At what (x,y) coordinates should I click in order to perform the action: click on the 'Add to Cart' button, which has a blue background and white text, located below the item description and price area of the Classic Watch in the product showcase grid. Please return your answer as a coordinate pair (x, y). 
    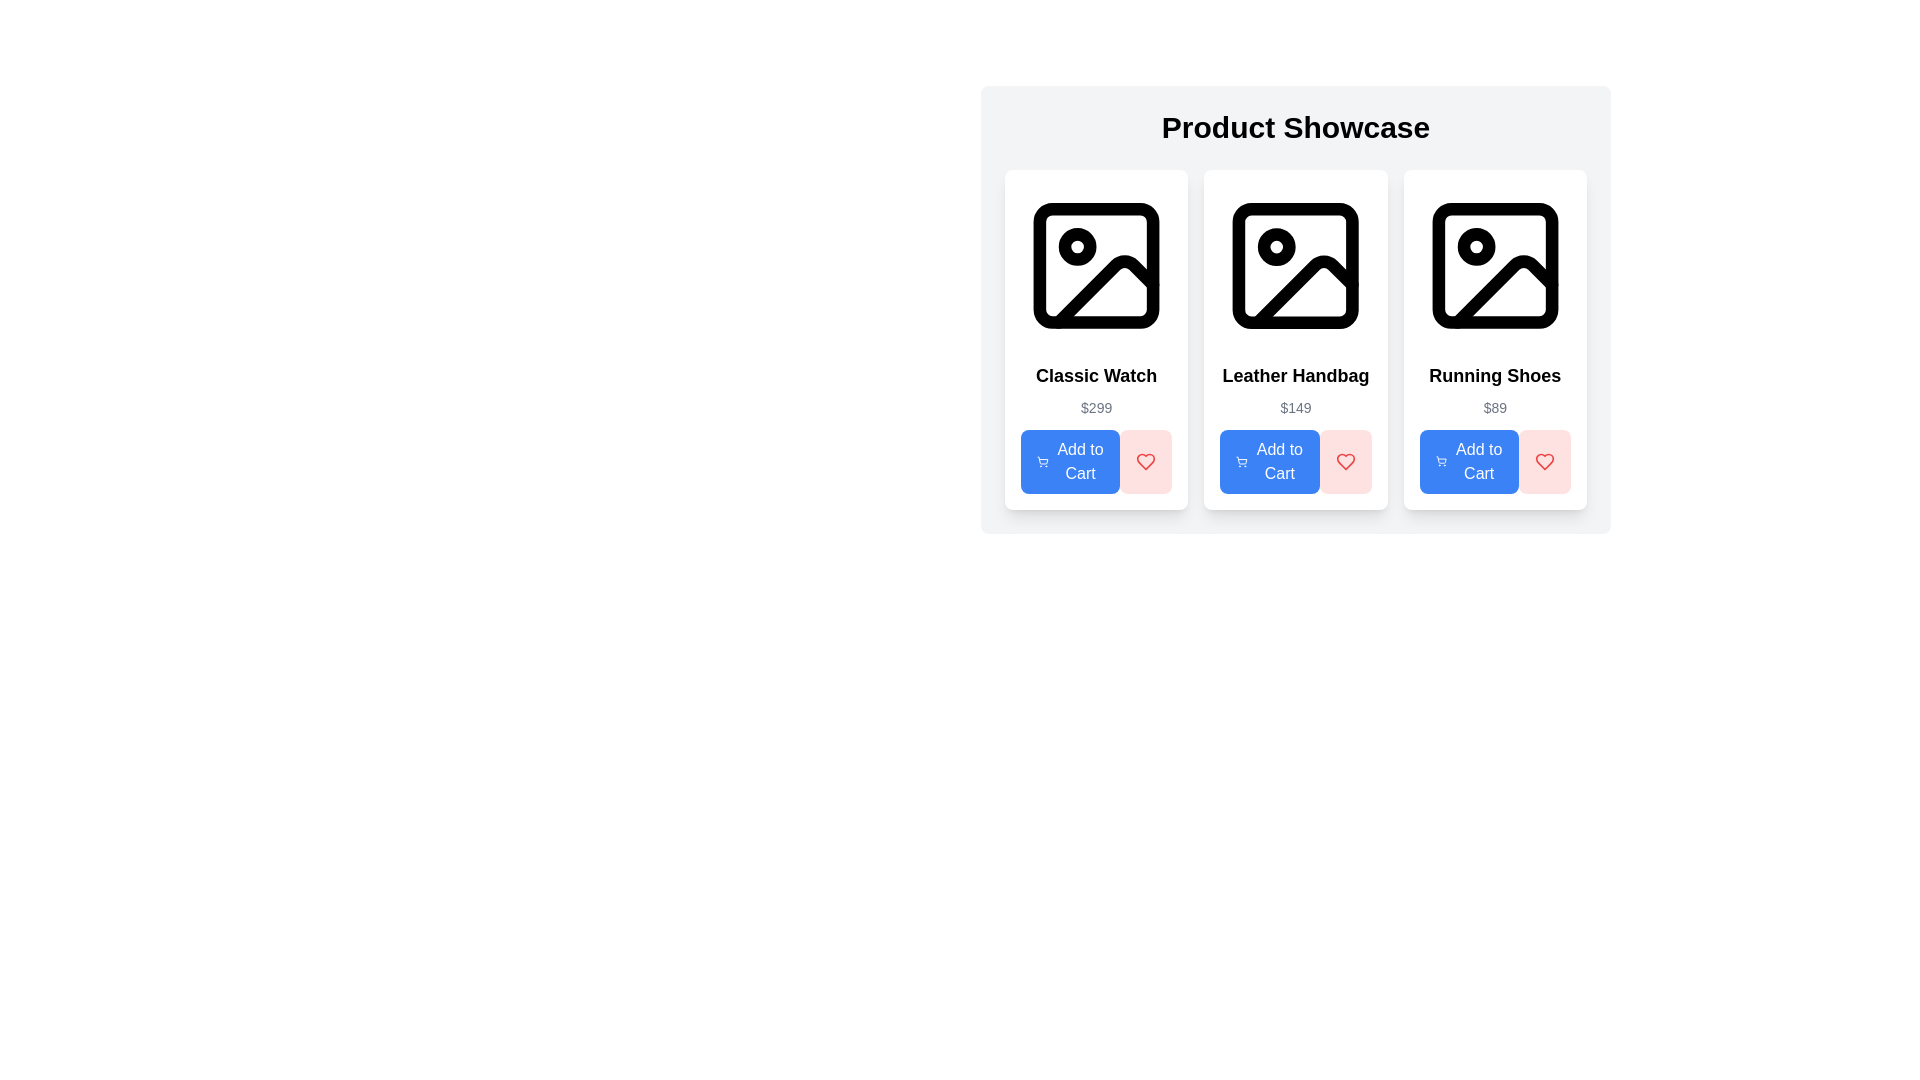
    Looking at the image, I should click on (1069, 462).